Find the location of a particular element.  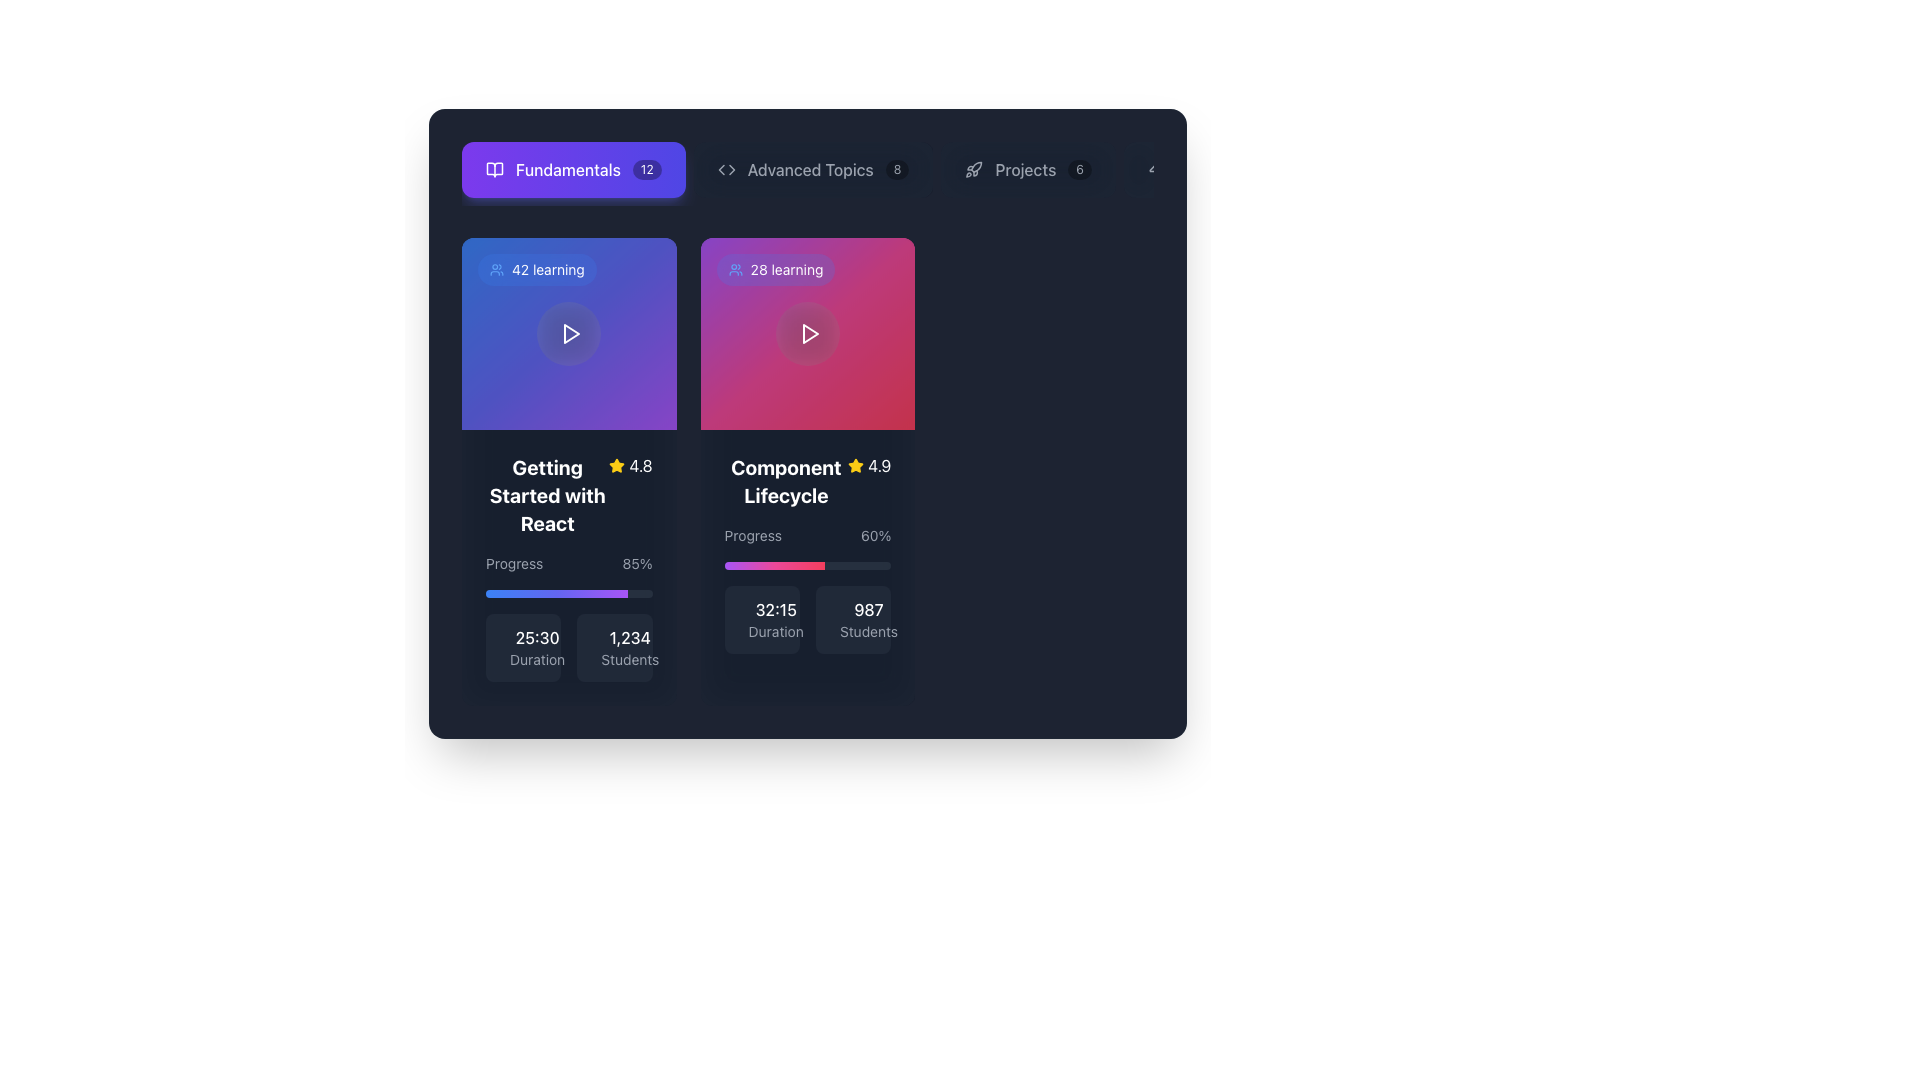

the 'Component Lifecycle' text element with a rating of '4.9' and a yellow star icon is located at coordinates (807, 482).